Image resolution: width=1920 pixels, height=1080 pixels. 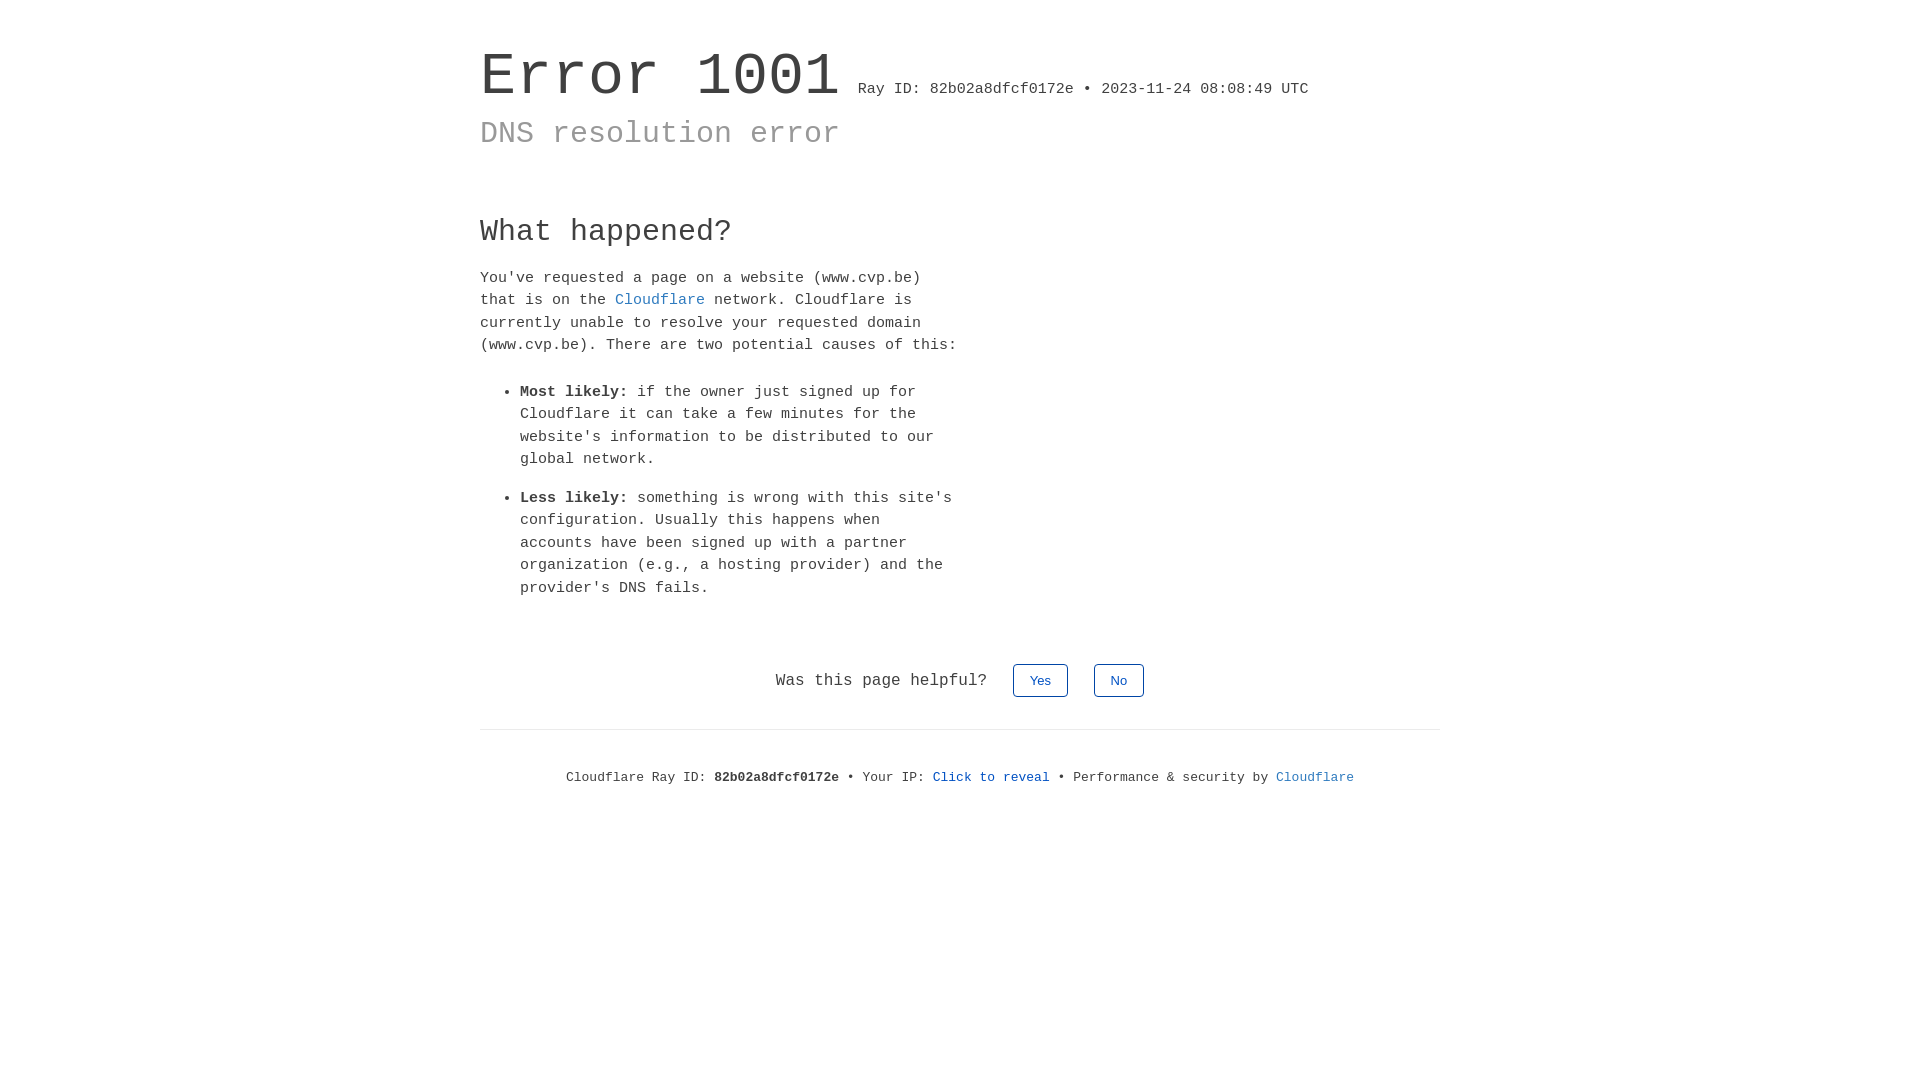 What do you see at coordinates (1118, 679) in the screenshot?
I see `'No'` at bounding box center [1118, 679].